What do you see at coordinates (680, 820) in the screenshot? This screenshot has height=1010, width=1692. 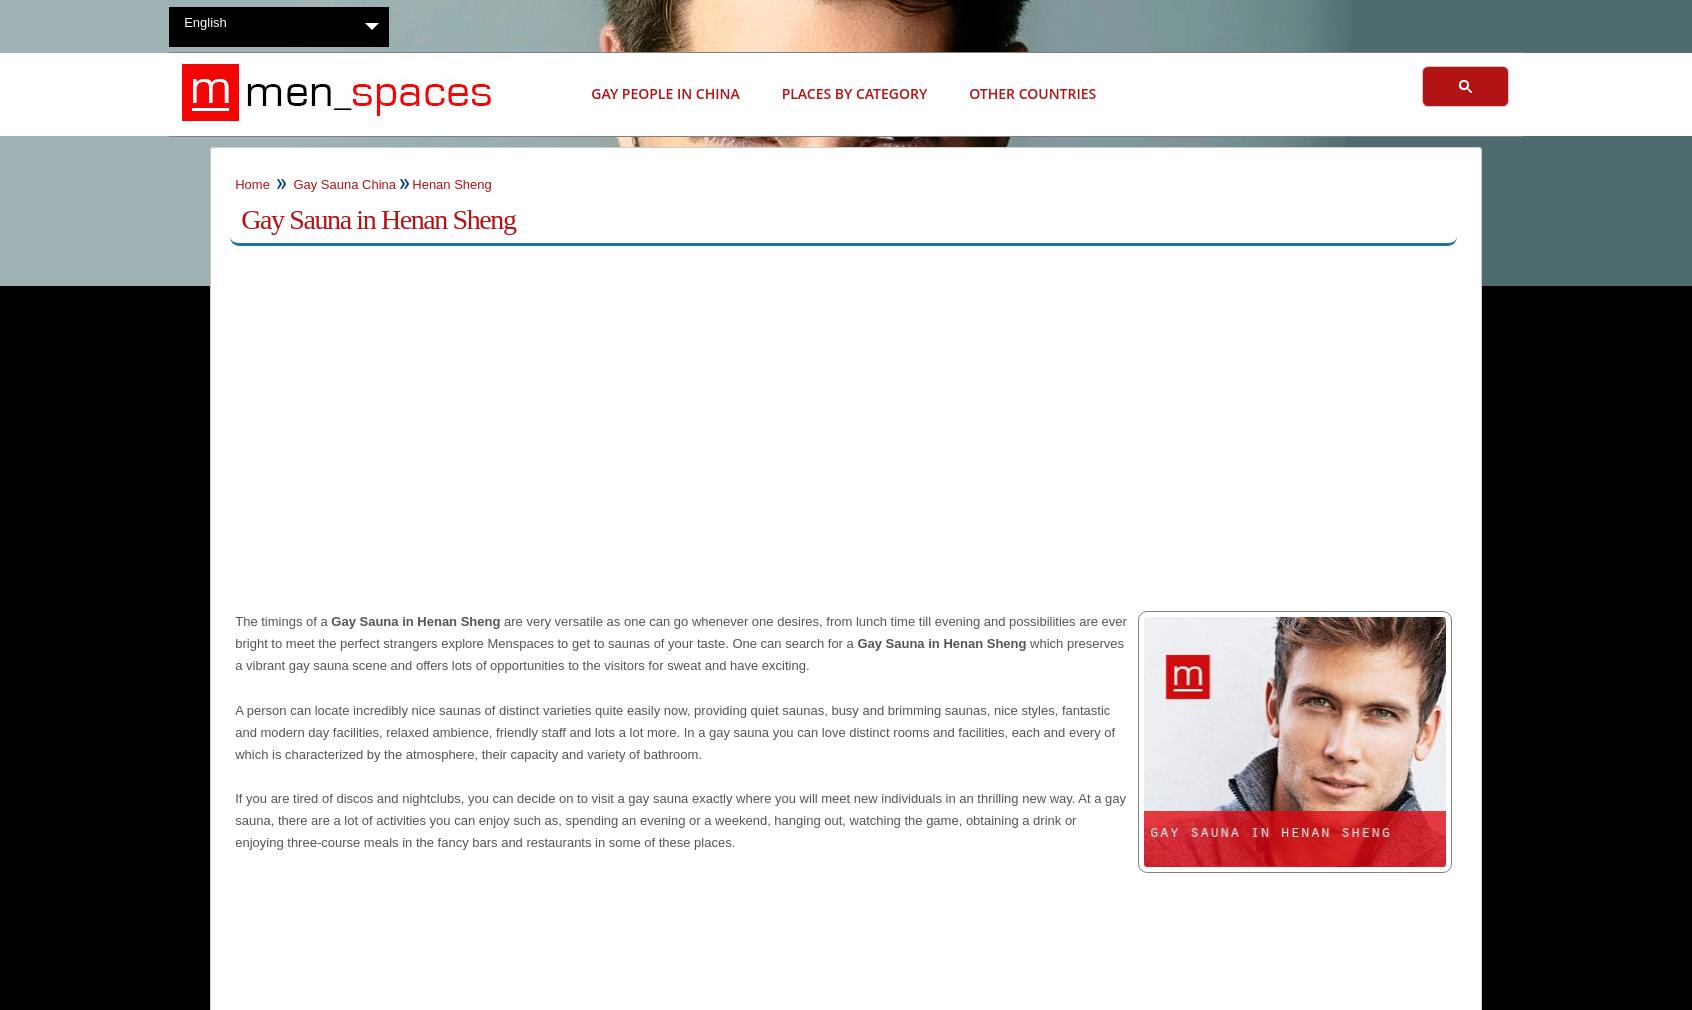 I see `'If you are tired of discos and nightclubs, you can decide on to visit a gay sauna exactly where you will meet new individuals in an thrilling new way. At a gay sauna, there are a lot of activities you can enjoy such as, spending an evening or a weekend, hanging out, watching the game, obtaining a drink or enjoying three-course meals in the fancy bars and restaurants in some of these places.'` at bounding box center [680, 820].